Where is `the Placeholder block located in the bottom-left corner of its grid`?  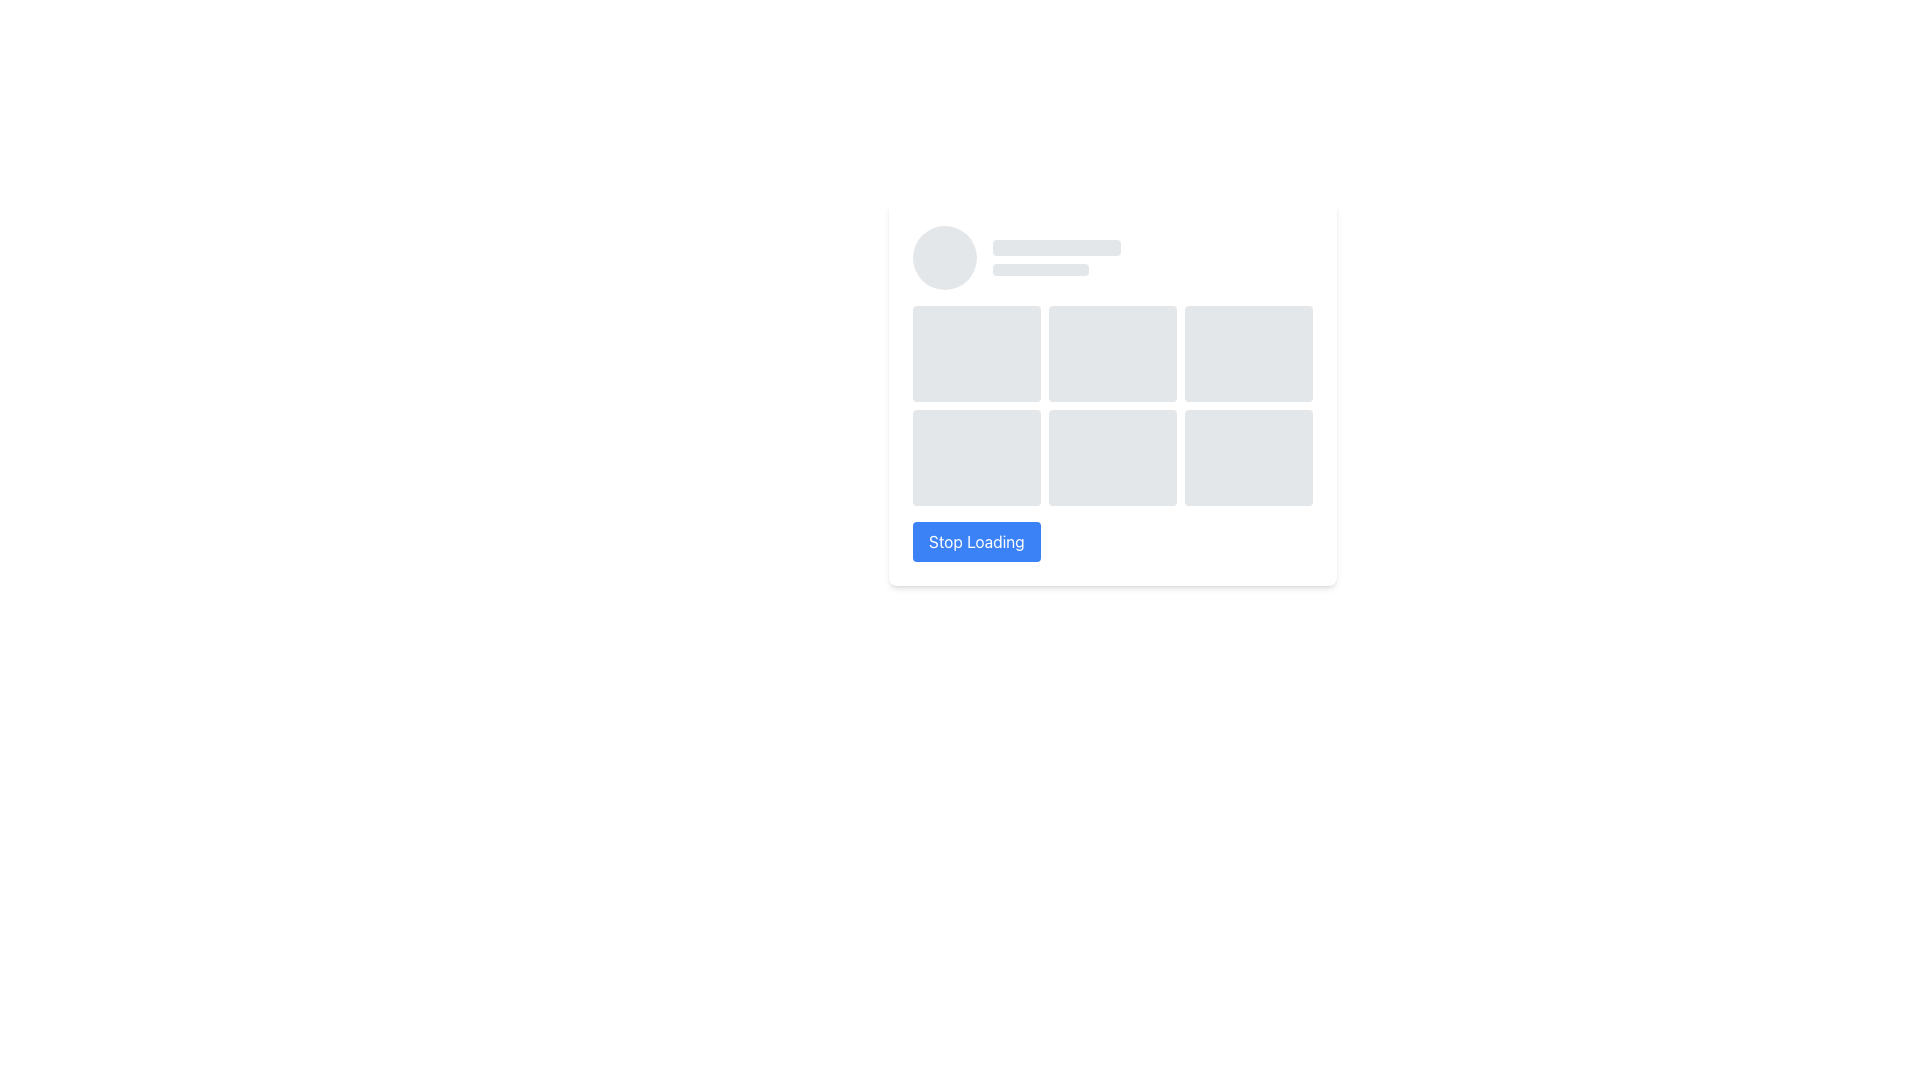
the Placeholder block located in the bottom-left corner of its grid is located at coordinates (977, 458).